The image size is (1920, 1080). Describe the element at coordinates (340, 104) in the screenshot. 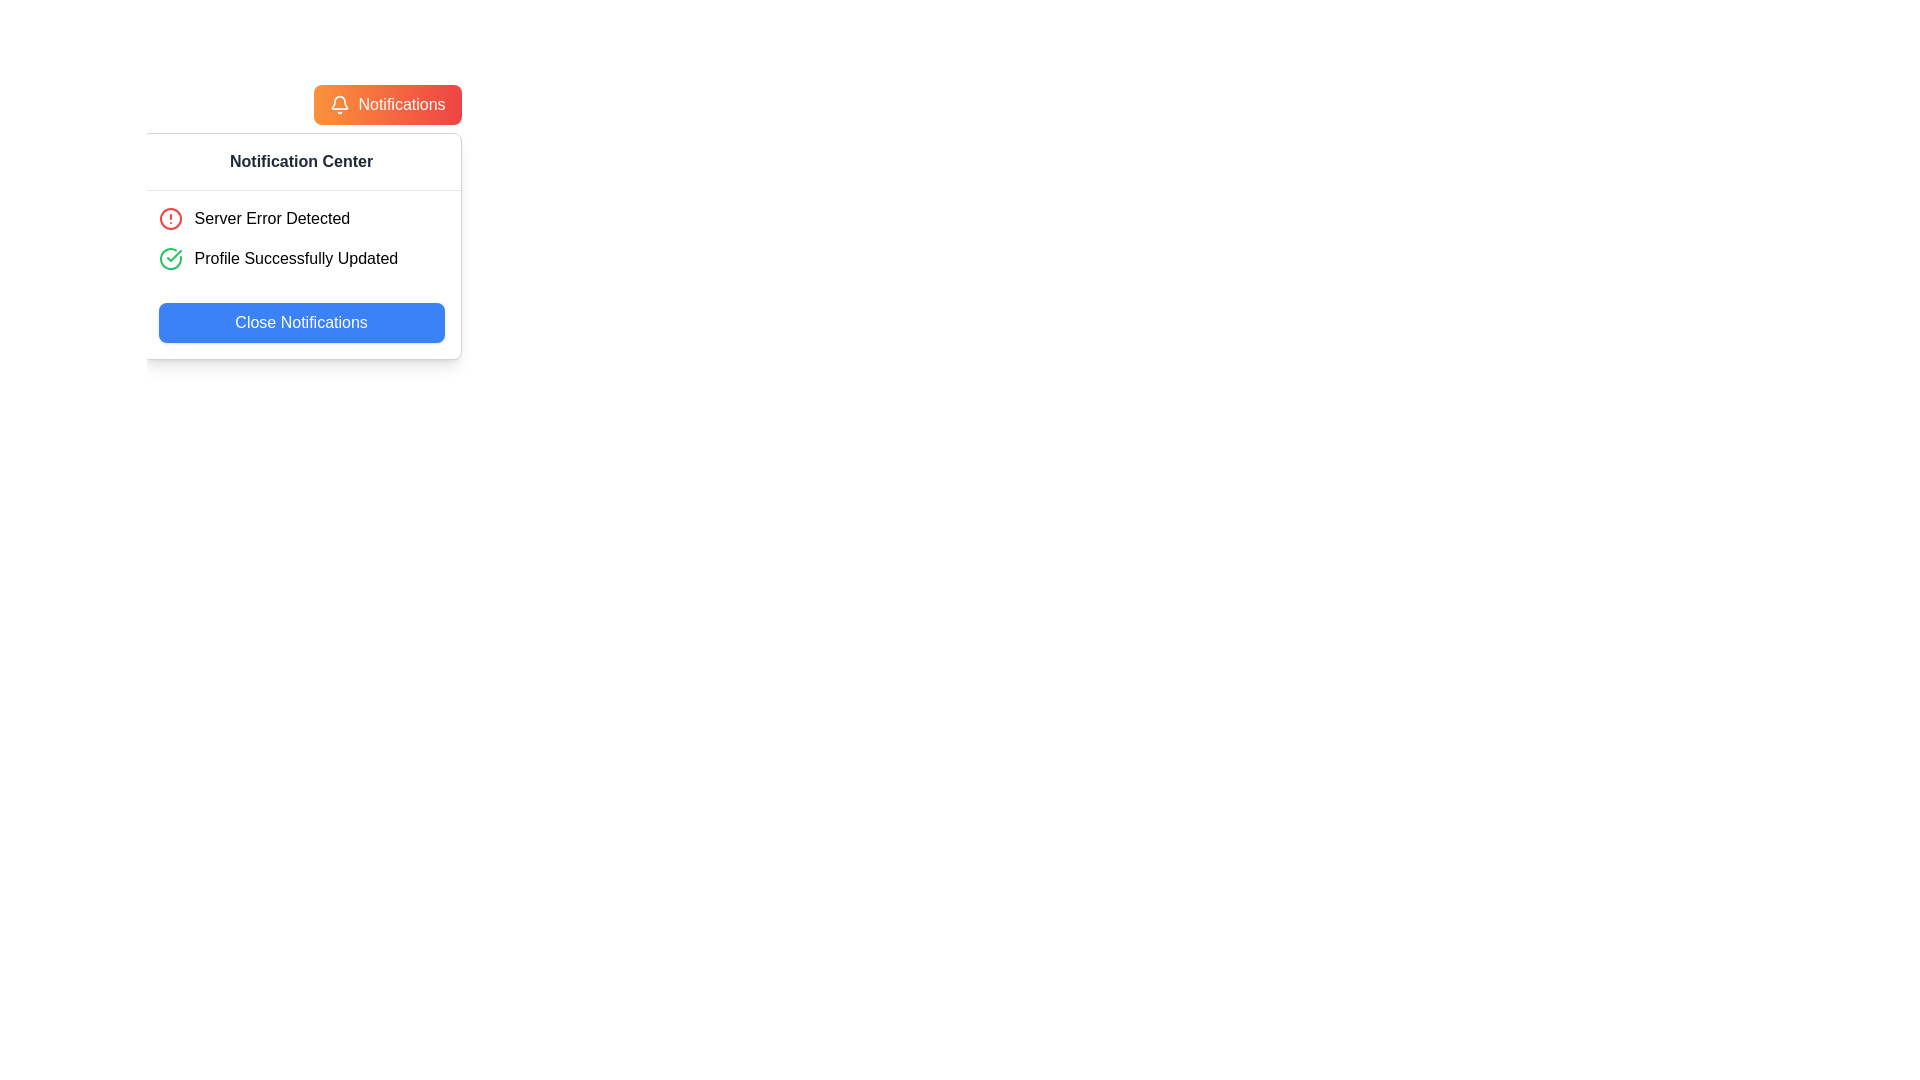

I see `the notification bell icon, which is an SVG graphic with a rounded appearance located to the left of the 'Notifications' button at the top-right corner of the notification panel` at that location.